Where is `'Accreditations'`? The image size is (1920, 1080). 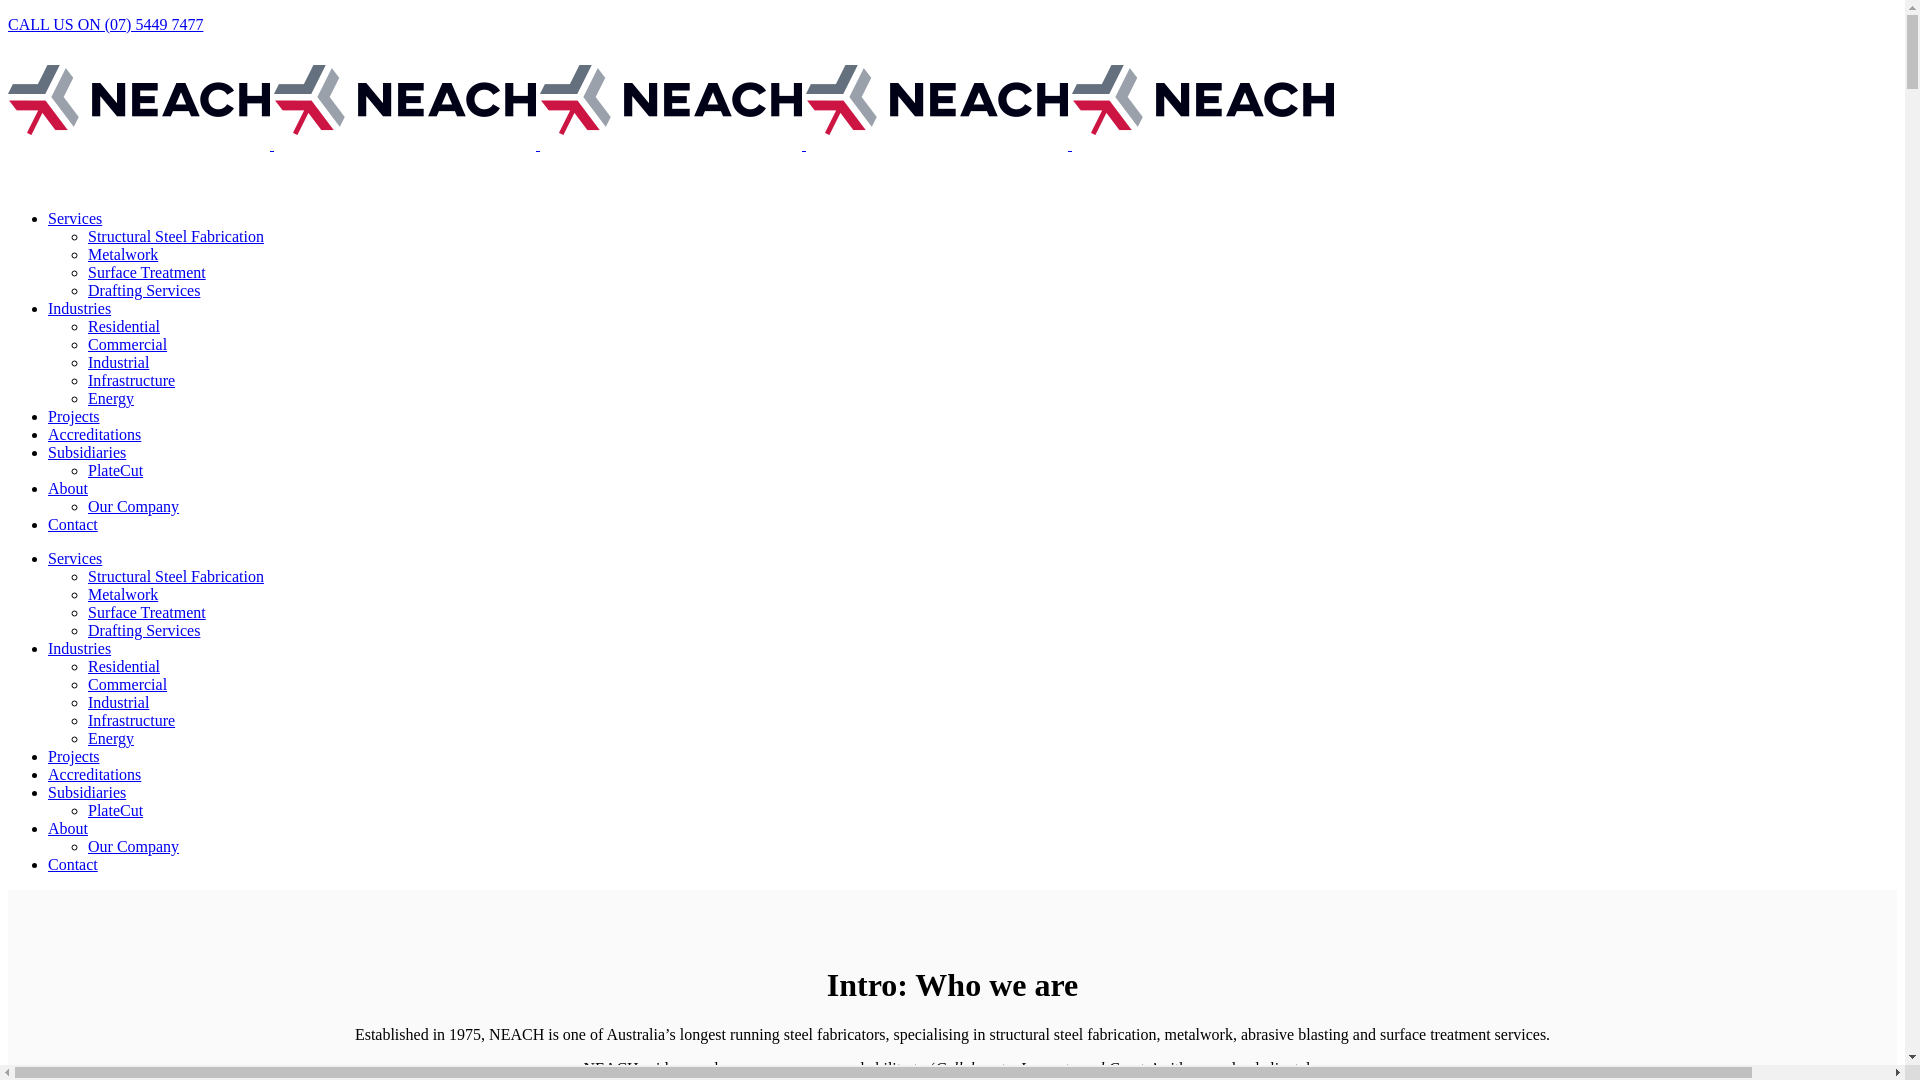
'Accreditations' is located at coordinates (93, 773).